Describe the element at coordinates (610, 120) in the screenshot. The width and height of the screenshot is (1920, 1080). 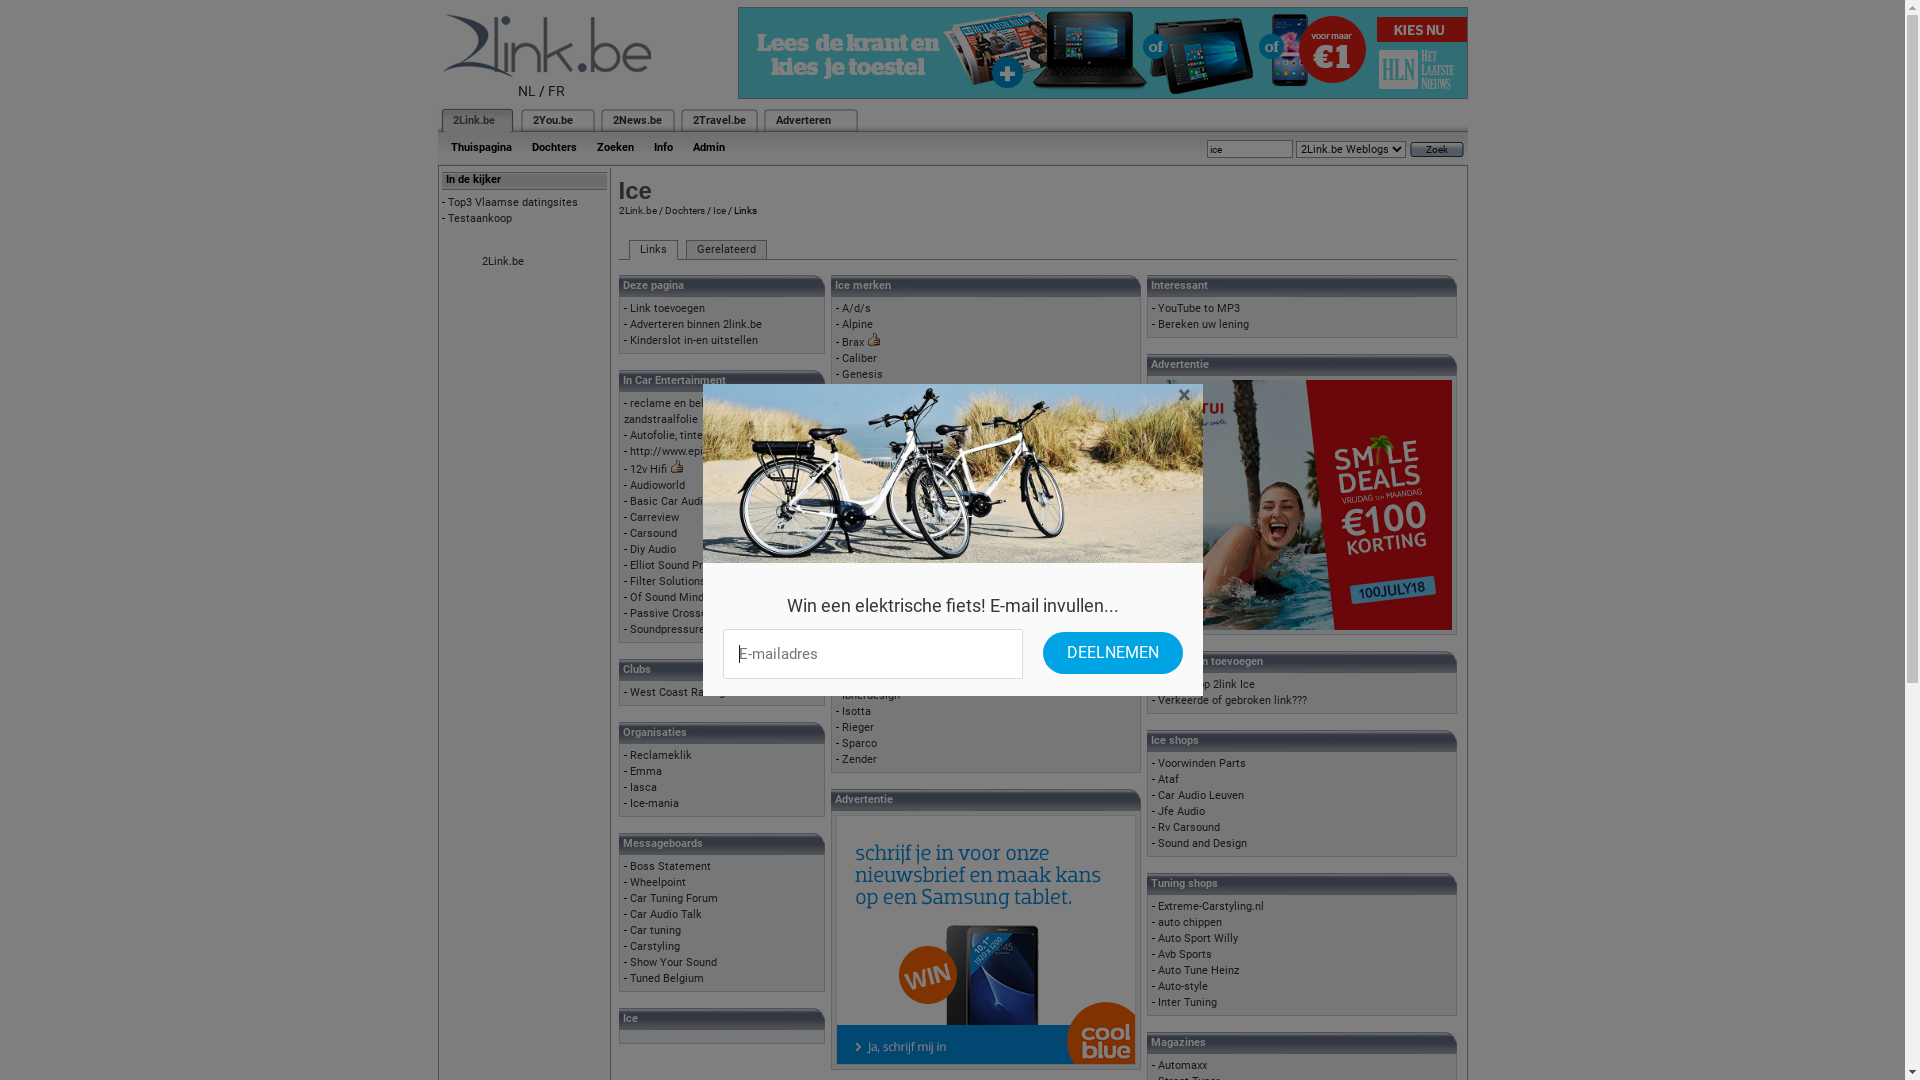
I see `'2News.be'` at that location.